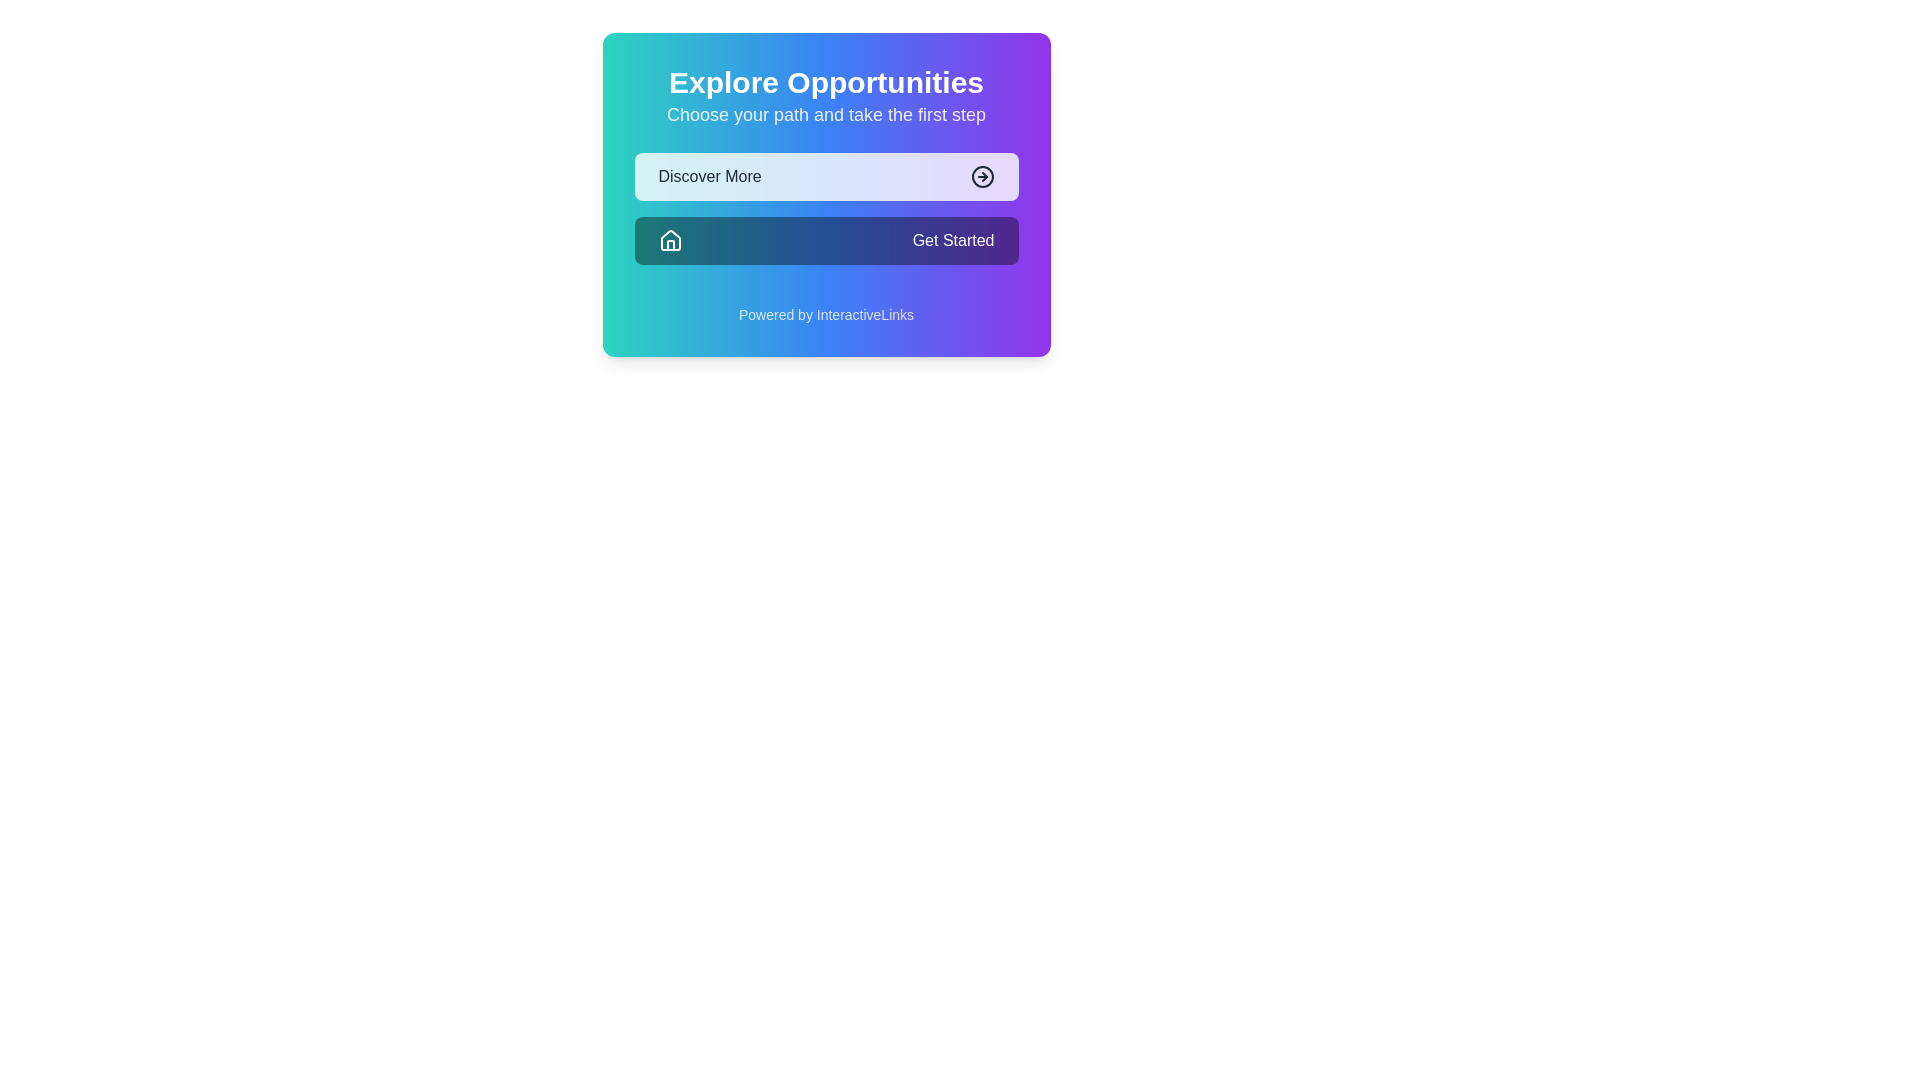 The height and width of the screenshot is (1080, 1920). What do you see at coordinates (952, 239) in the screenshot?
I see `the 'Get Started' text label that is part of the button located beneath the 'Explore Opportunities' search bar, next to the house icon` at bounding box center [952, 239].